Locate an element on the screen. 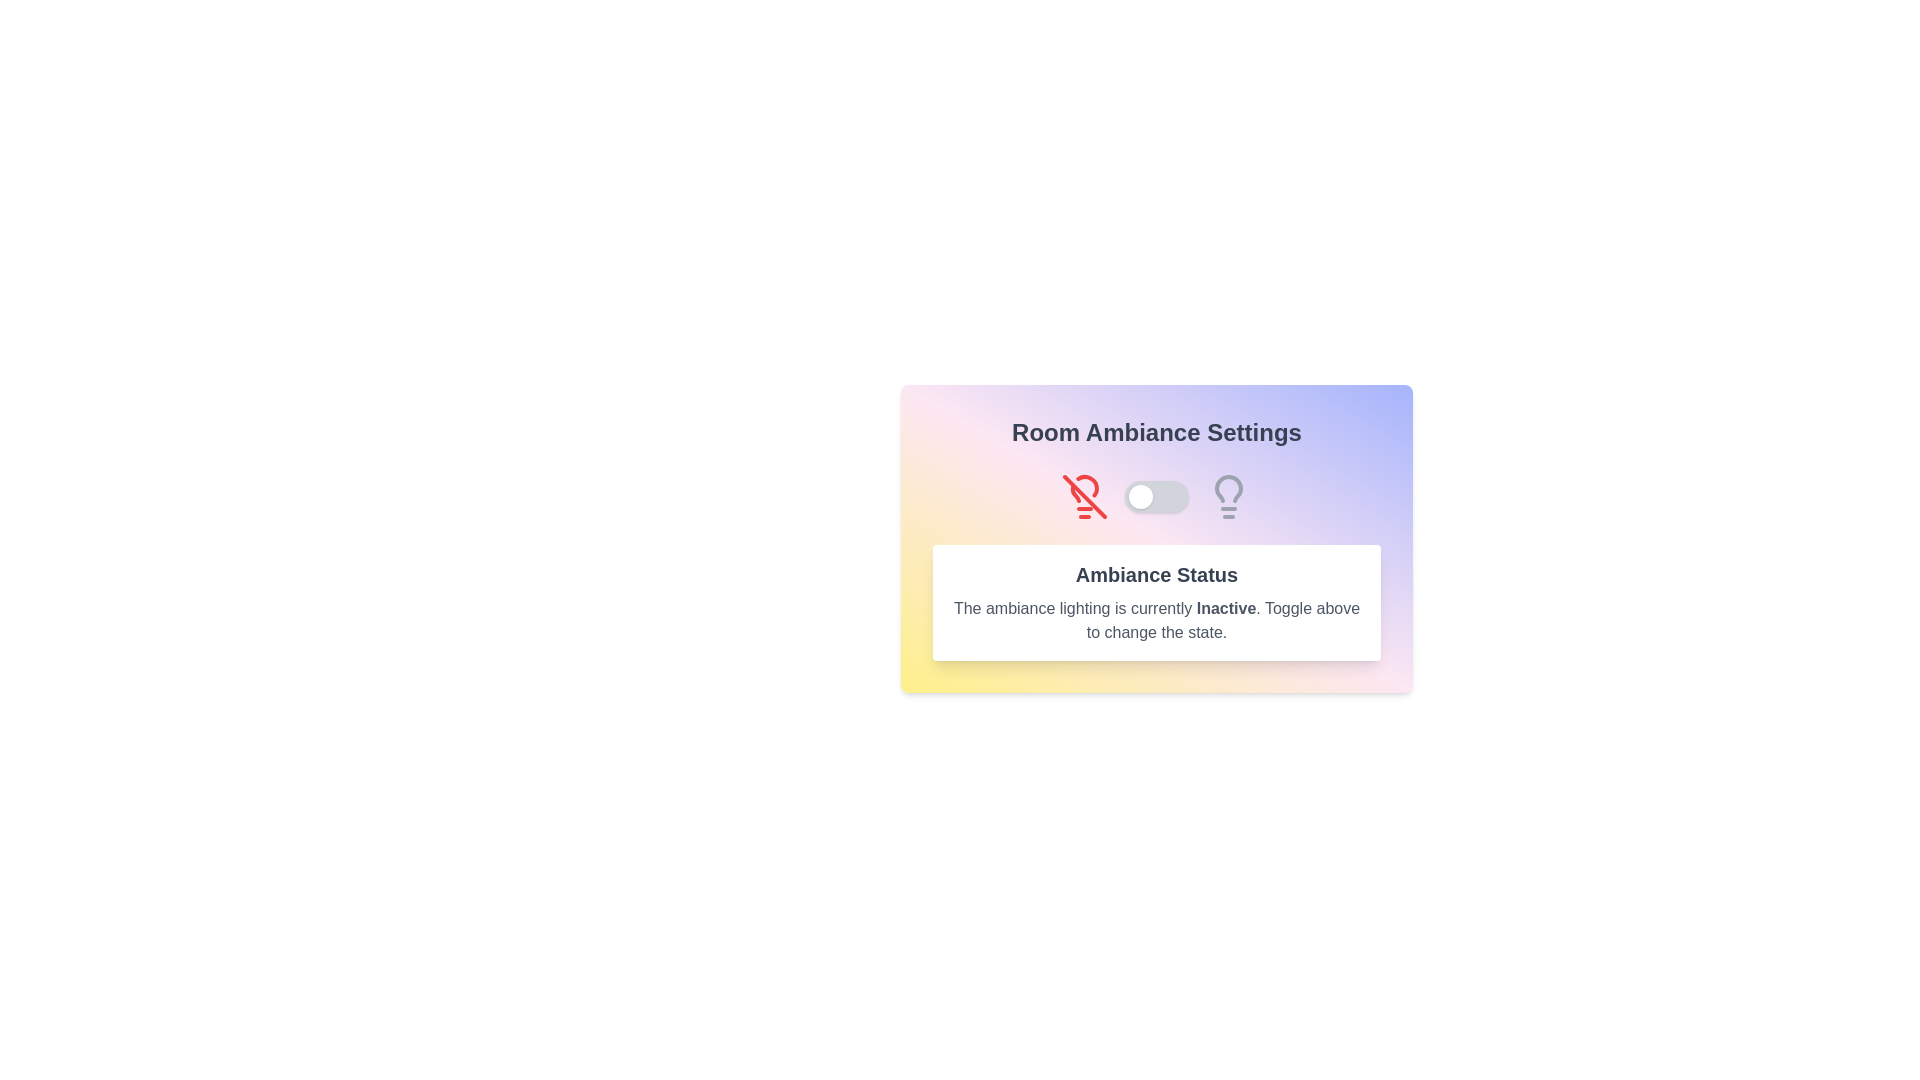  the lightbulb icon, which is the third icon in a horizontal group of three elements, positioned to the right of a red-colored sound control icon and a toggle switch, located within the 'Room Ambiance Settings' card is located at coordinates (1227, 496).